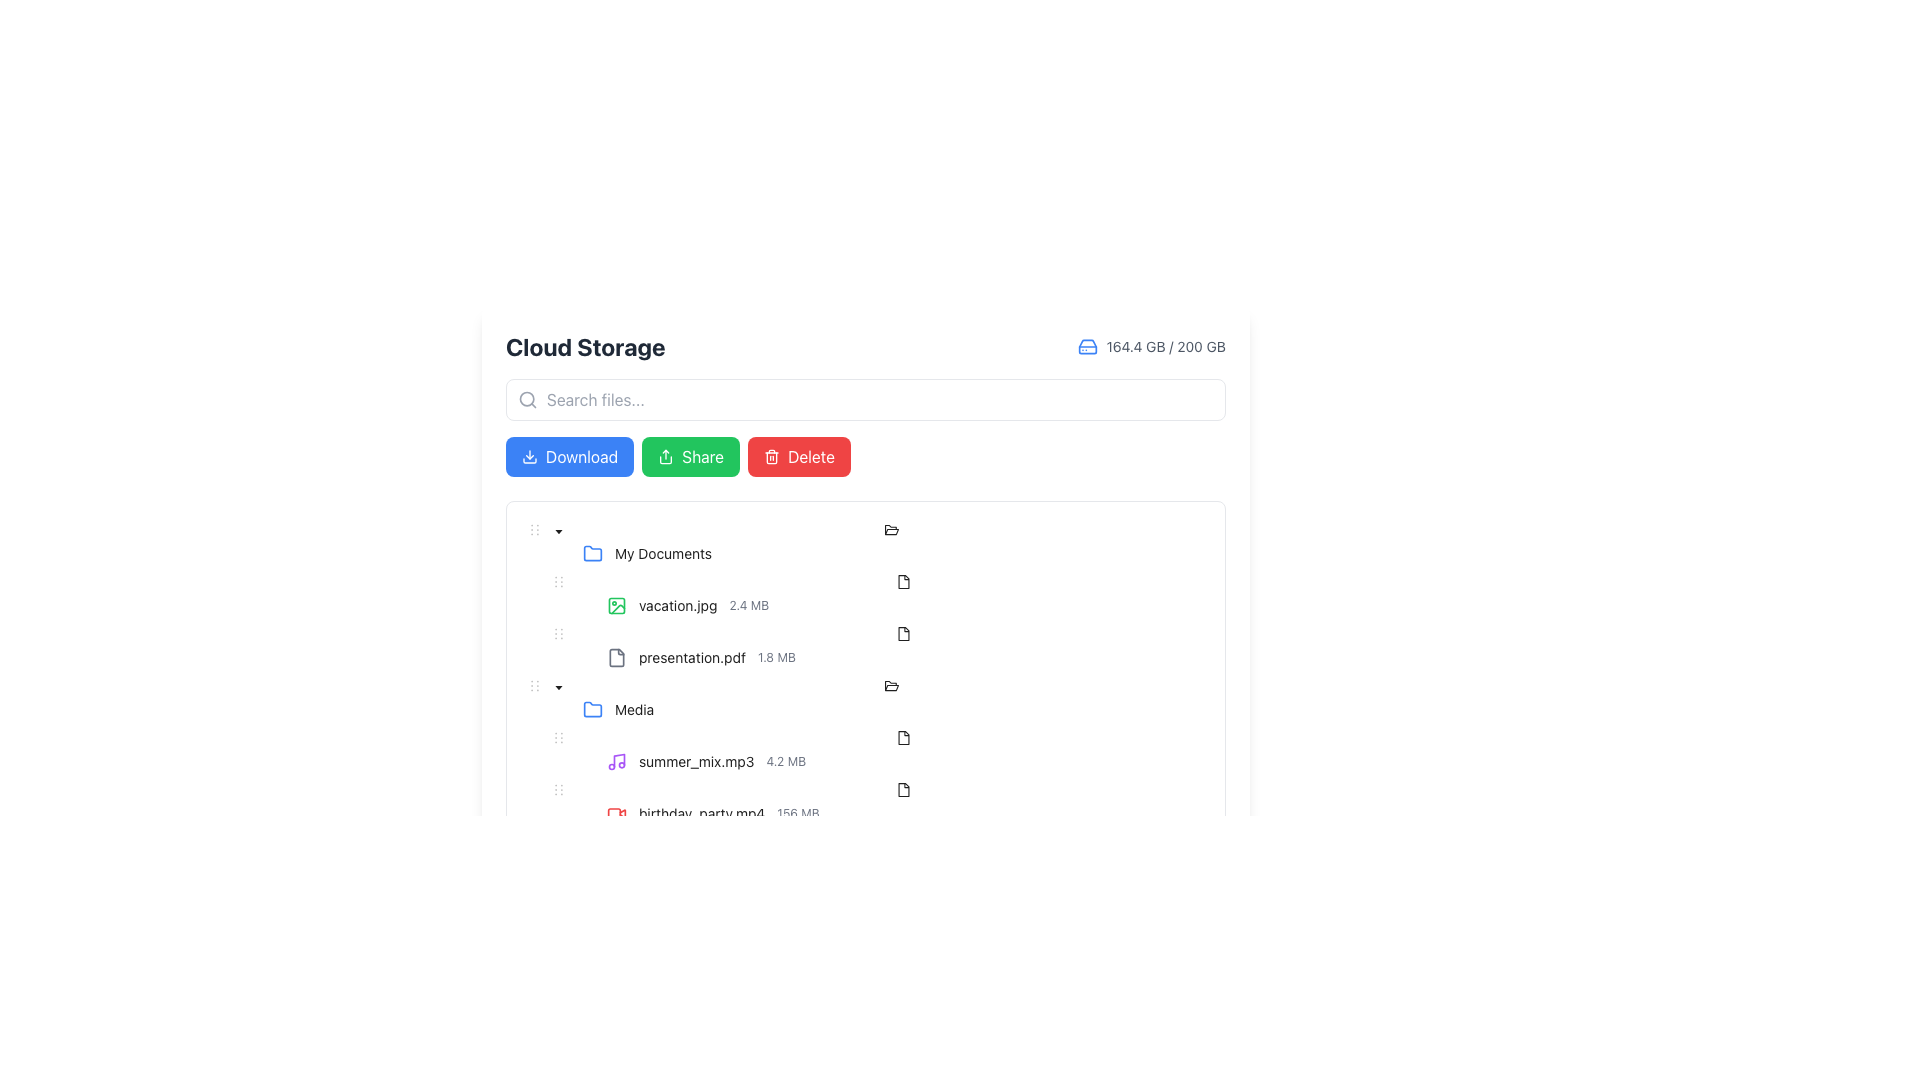  What do you see at coordinates (865, 400) in the screenshot?
I see `the search input field below the 'Cloud Storage' title to focus on it` at bounding box center [865, 400].